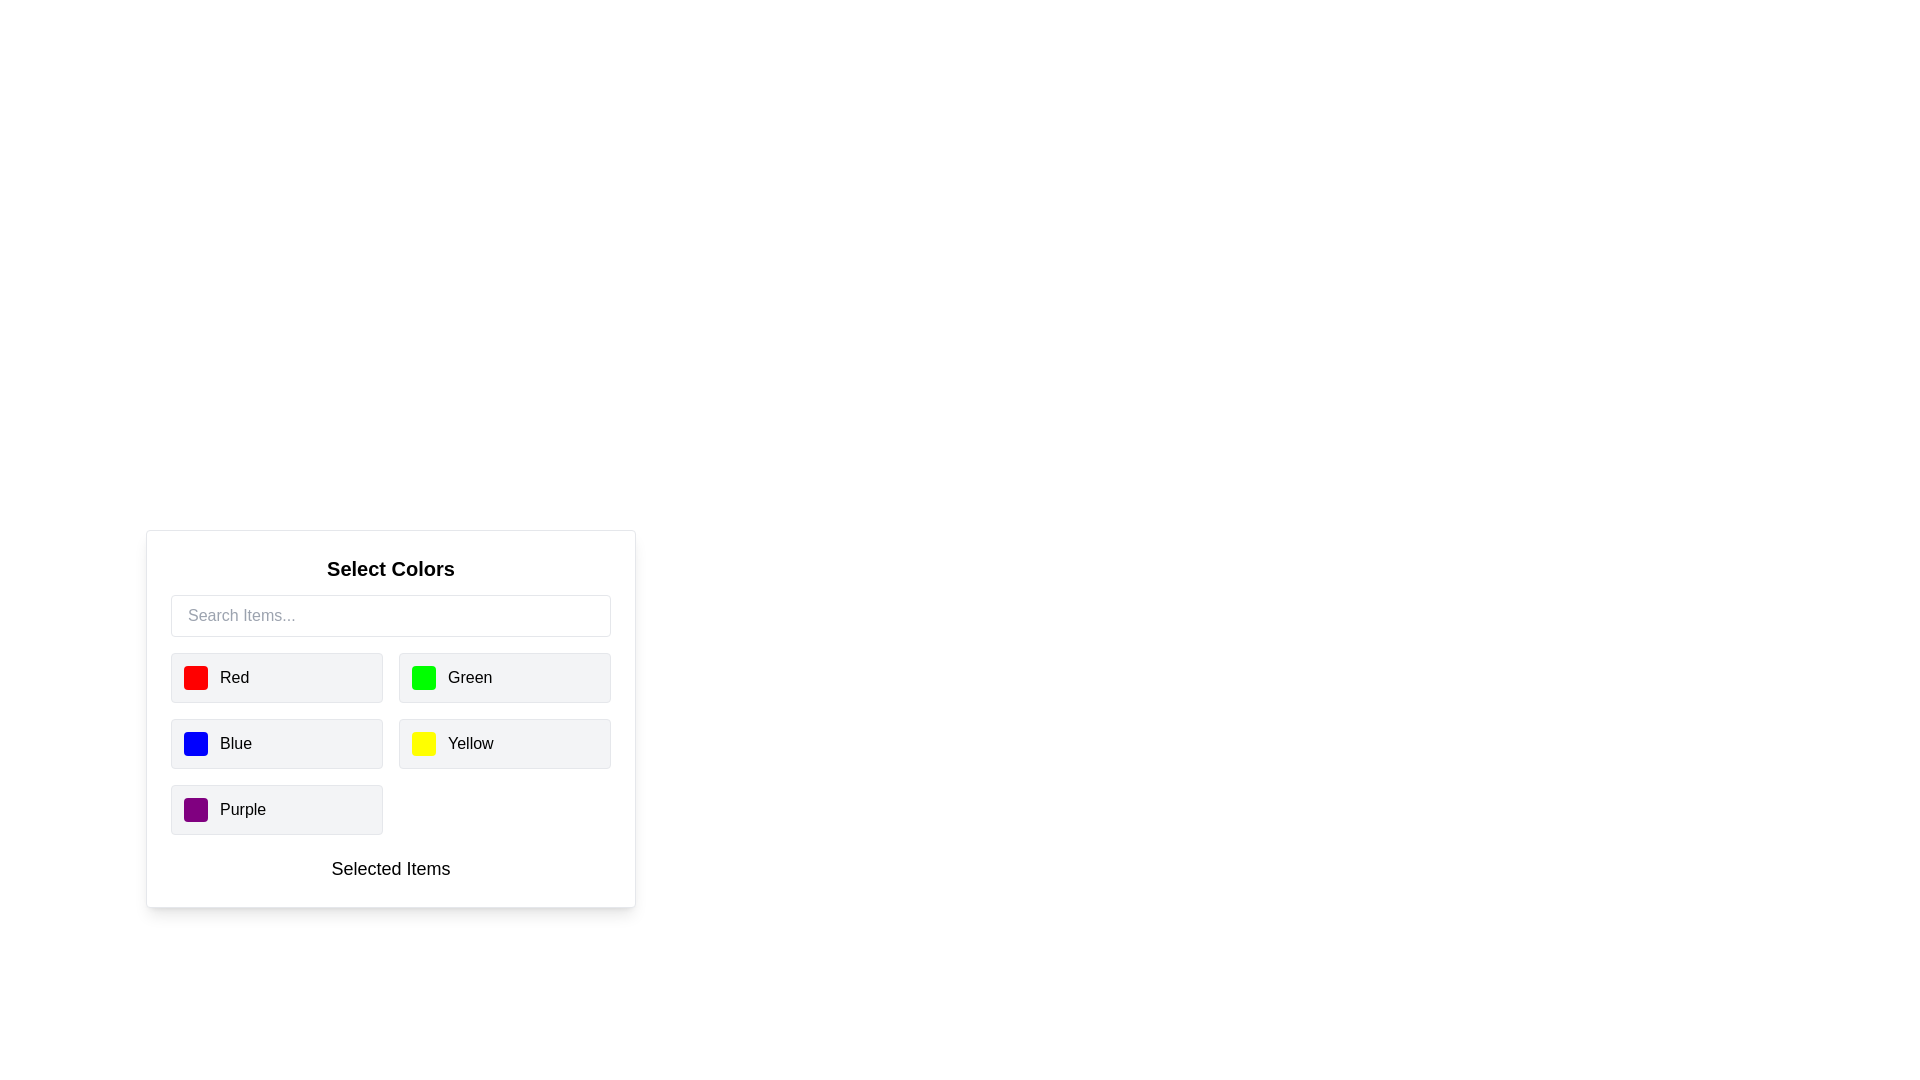 Image resolution: width=1920 pixels, height=1080 pixels. Describe the element at coordinates (234, 677) in the screenshot. I see `text of the label that displays 'Red', which is part of the color selection area next to the red square, located in the top-left corner of the grid under 'Select Colors'` at that location.